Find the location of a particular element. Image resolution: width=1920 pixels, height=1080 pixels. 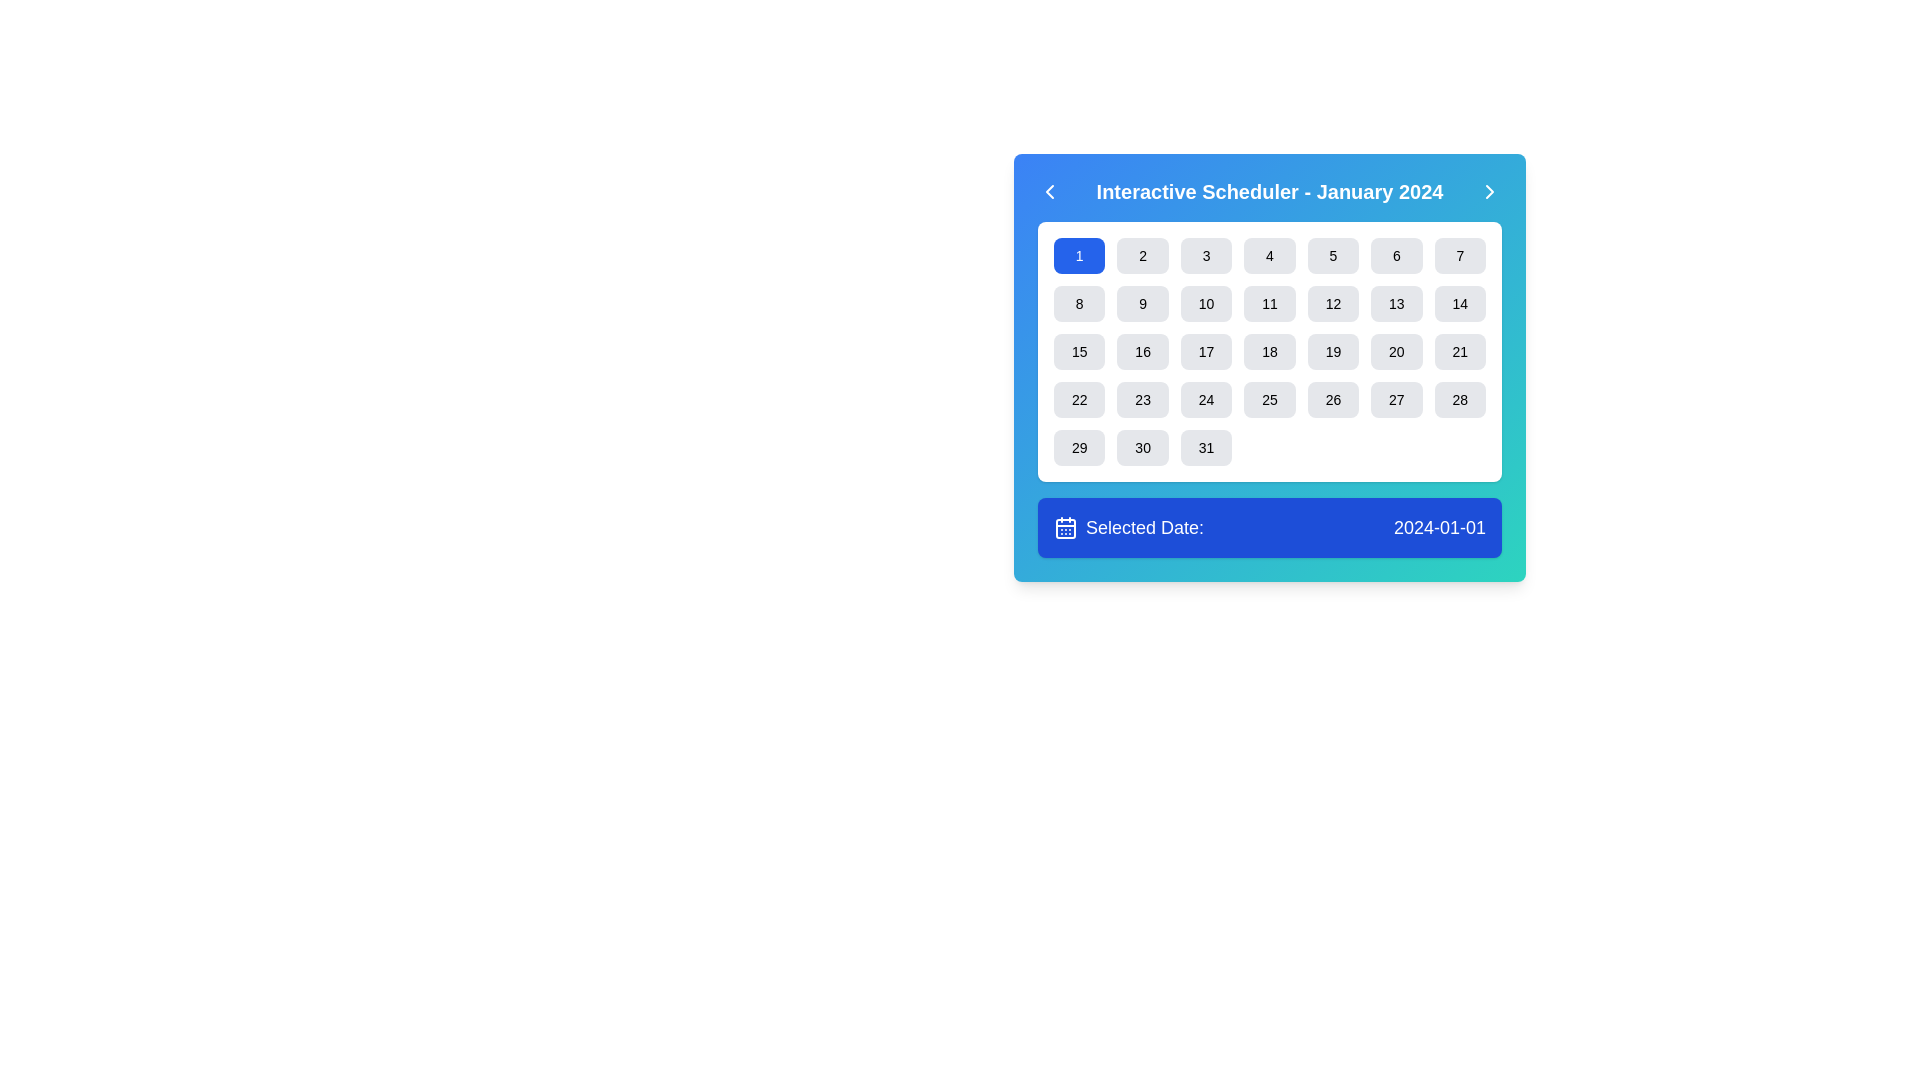

the selectable date button representing the number '24' in the calendar interface is located at coordinates (1205, 400).